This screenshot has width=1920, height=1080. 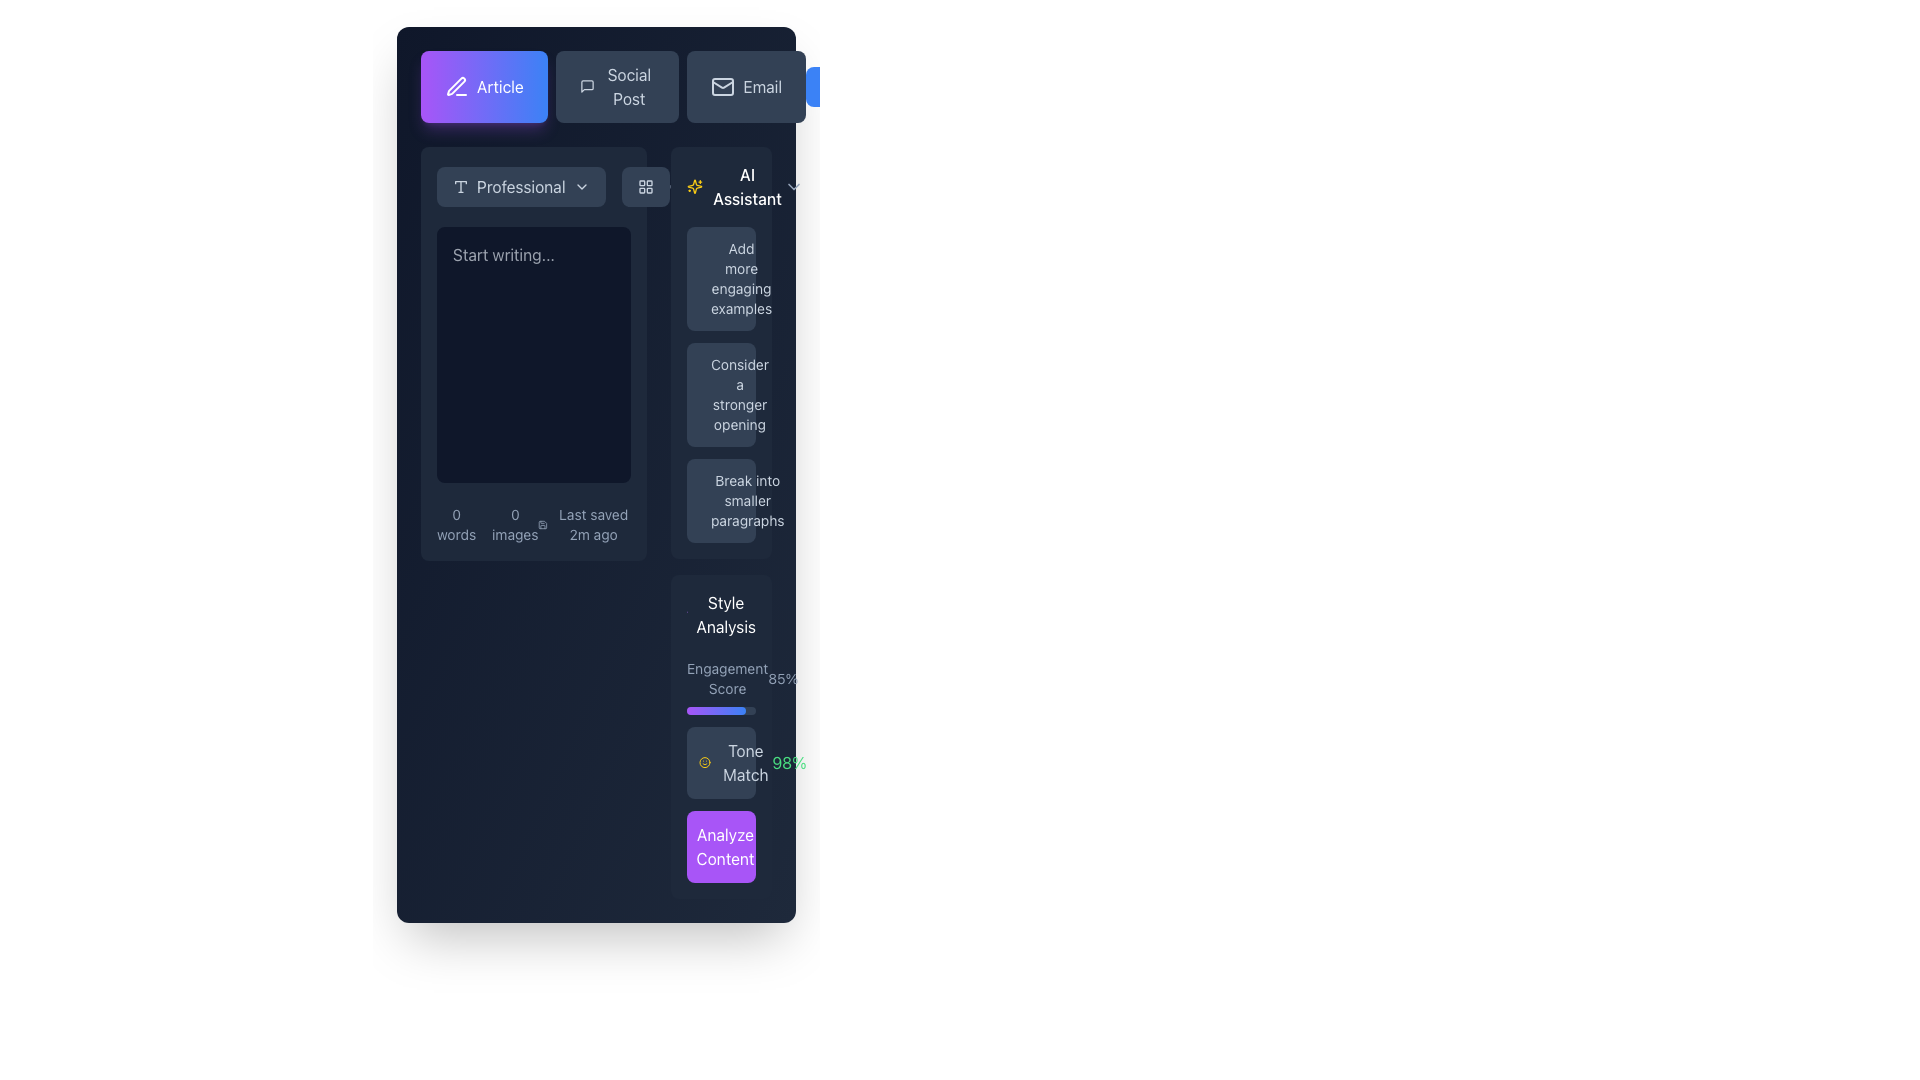 I want to click on the progression value, so click(x=723, y=709).